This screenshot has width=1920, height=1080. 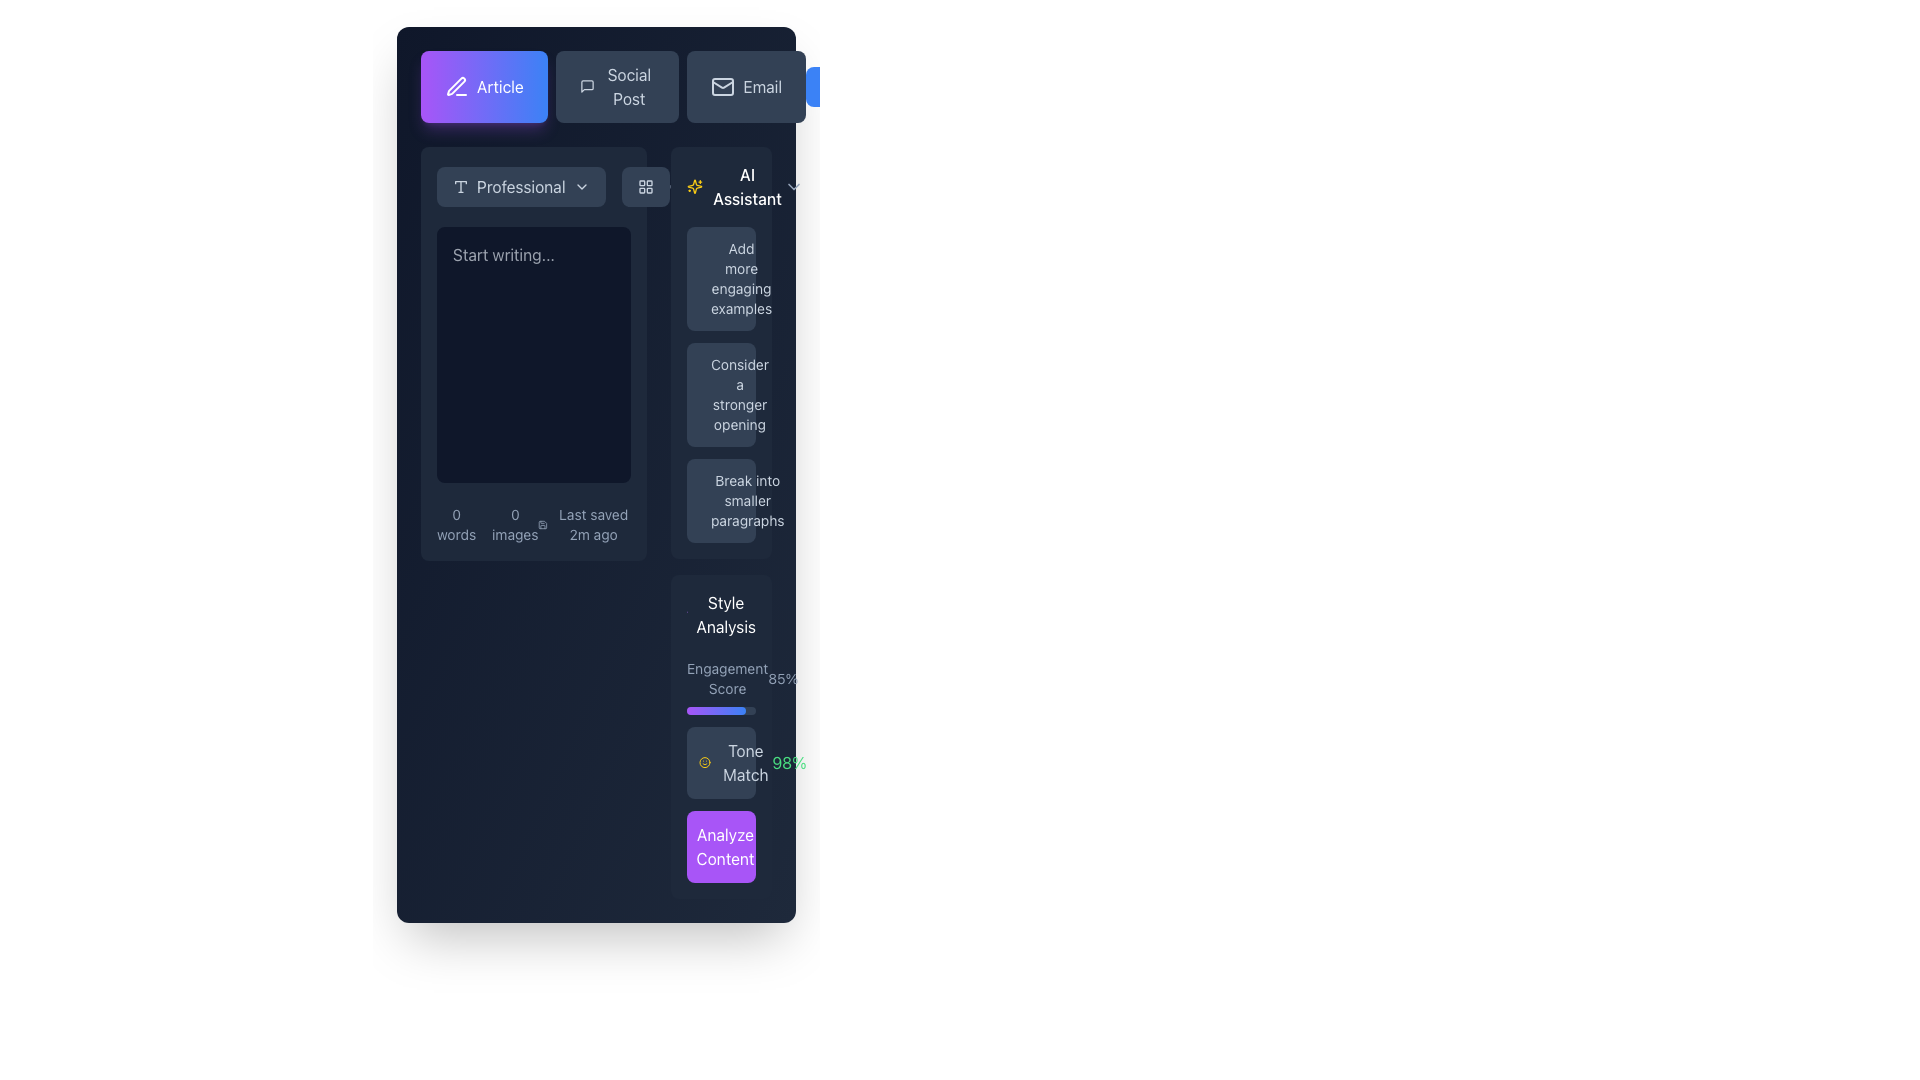 I want to click on the progression value, so click(x=723, y=709).